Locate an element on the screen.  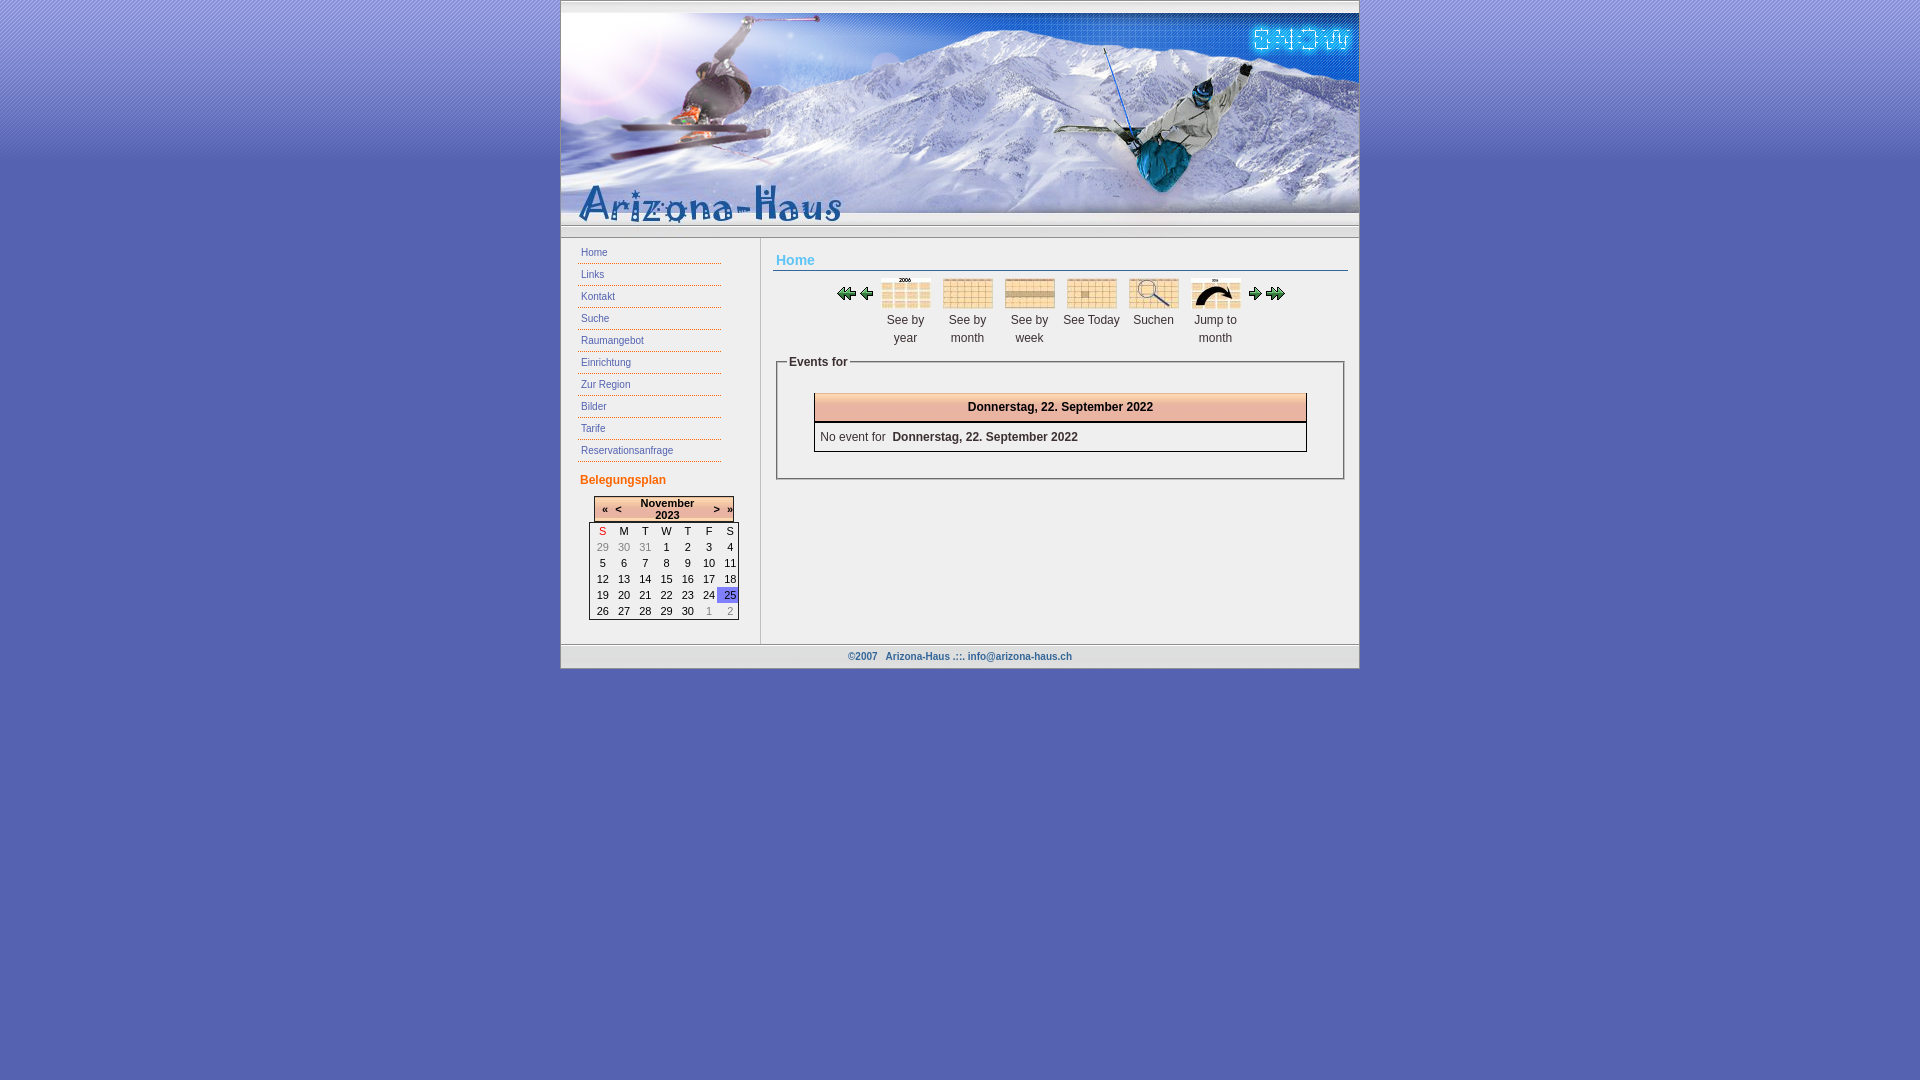
'30' is located at coordinates (687, 609).